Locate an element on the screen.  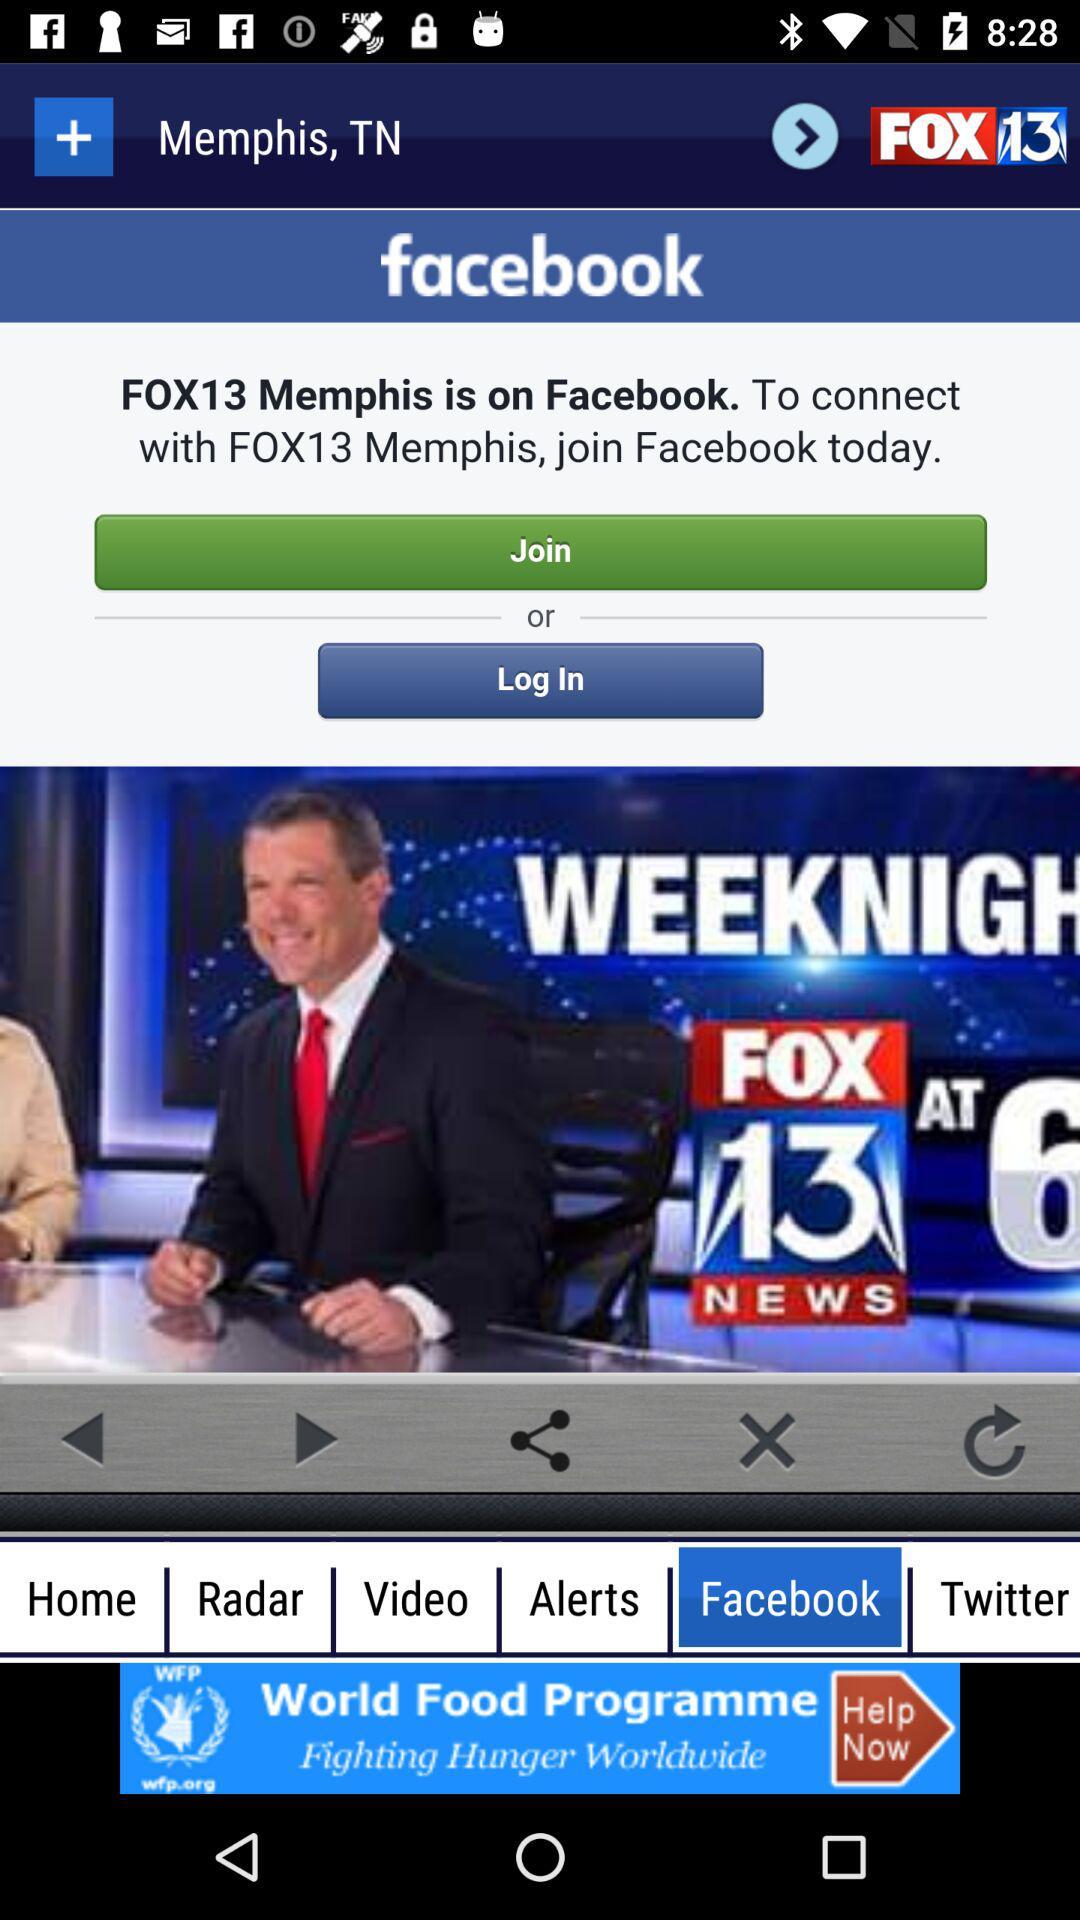
back ward is located at coordinates (804, 135).